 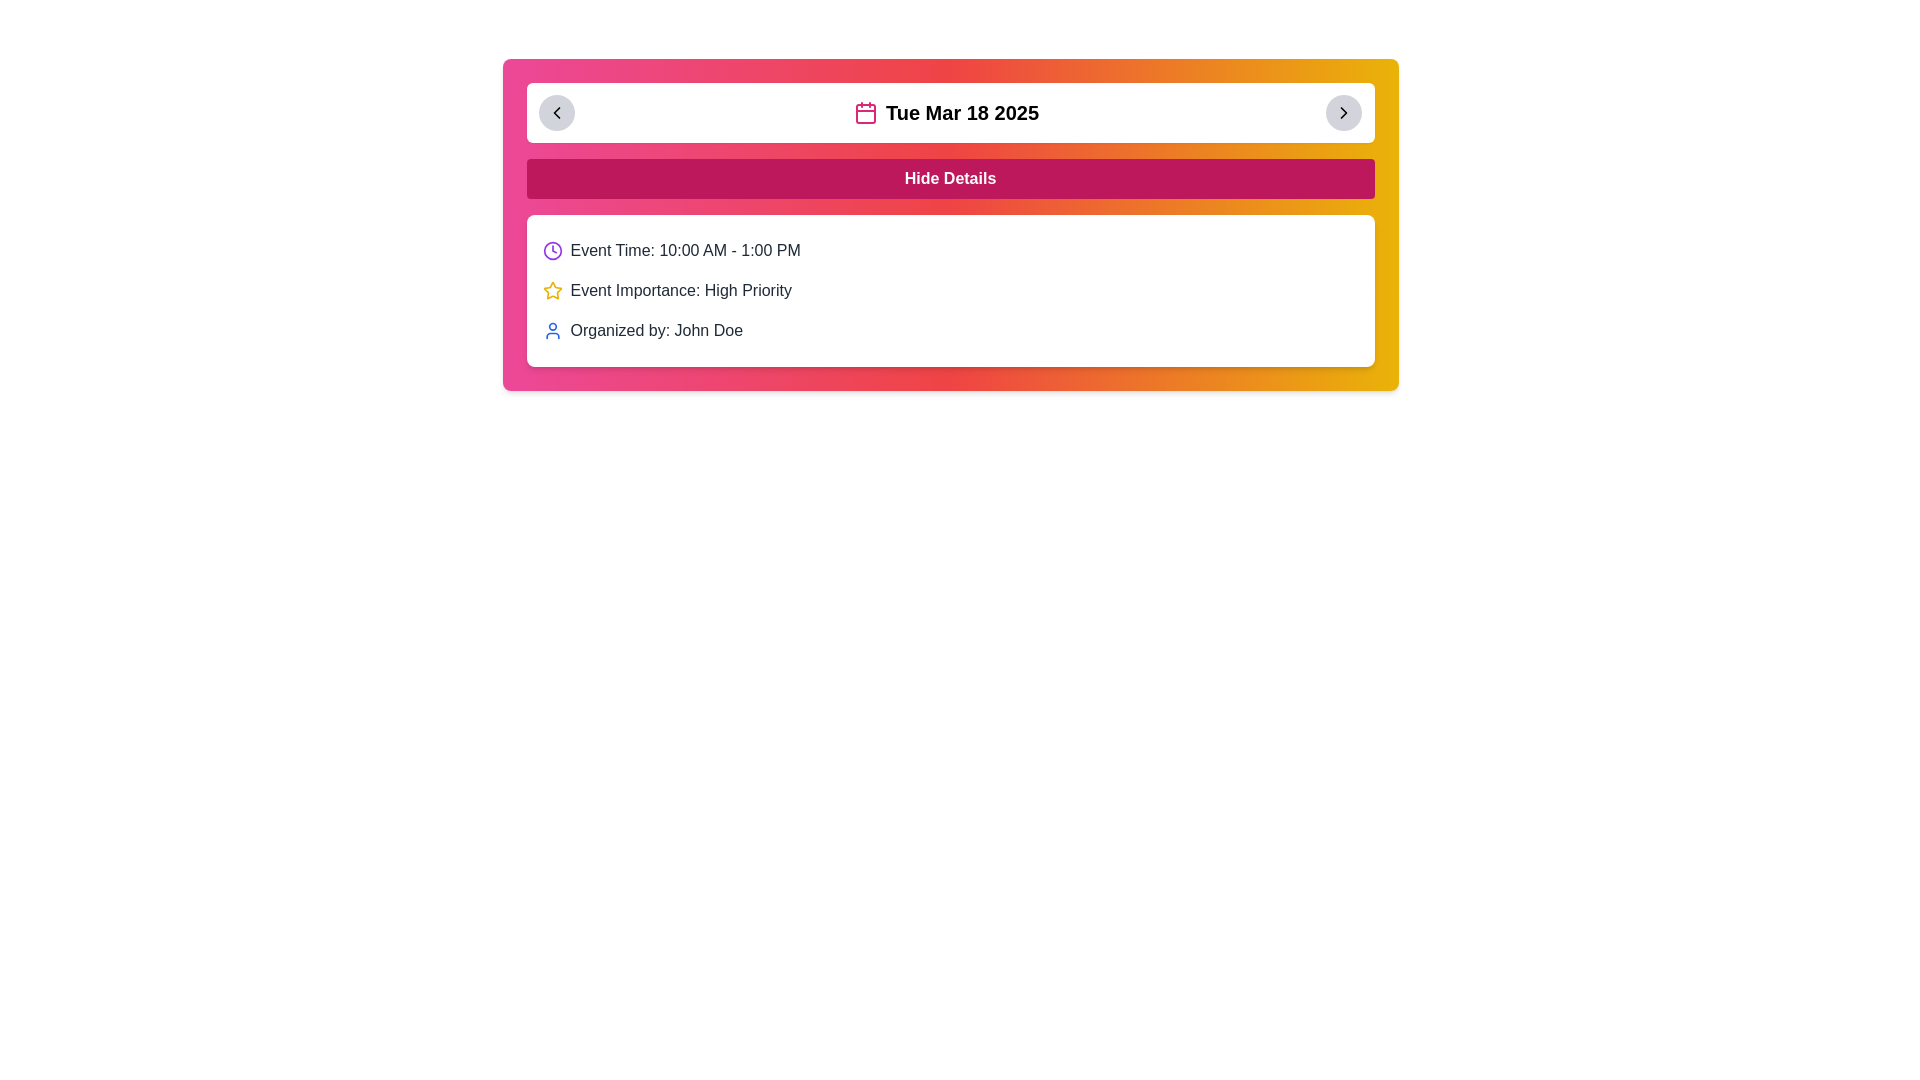 What do you see at coordinates (865, 114) in the screenshot?
I see `the interior rectangle of the calendar icon, which is located to the right of the header text 'Tue Mar 18 2025'` at bounding box center [865, 114].